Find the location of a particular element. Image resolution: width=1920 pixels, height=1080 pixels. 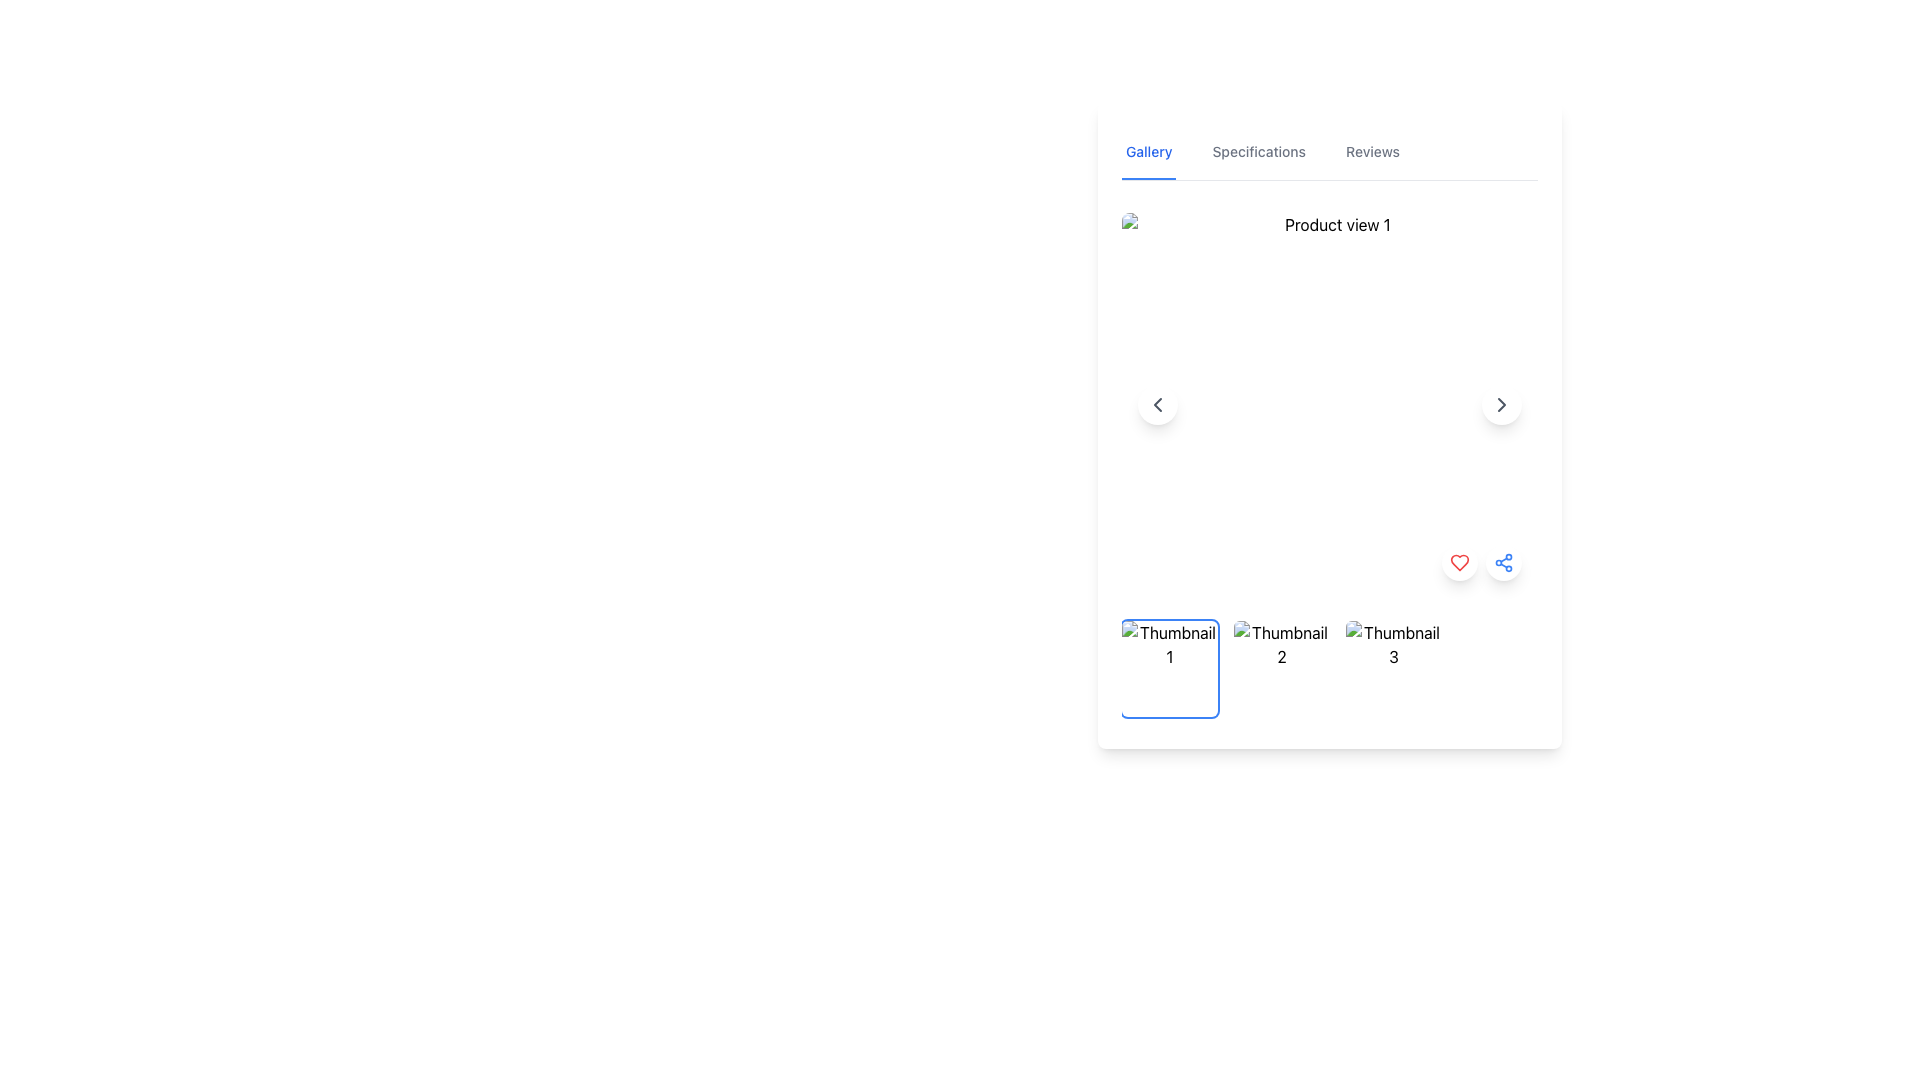

the 'Specifications' text label in the navigation bar is located at coordinates (1258, 152).